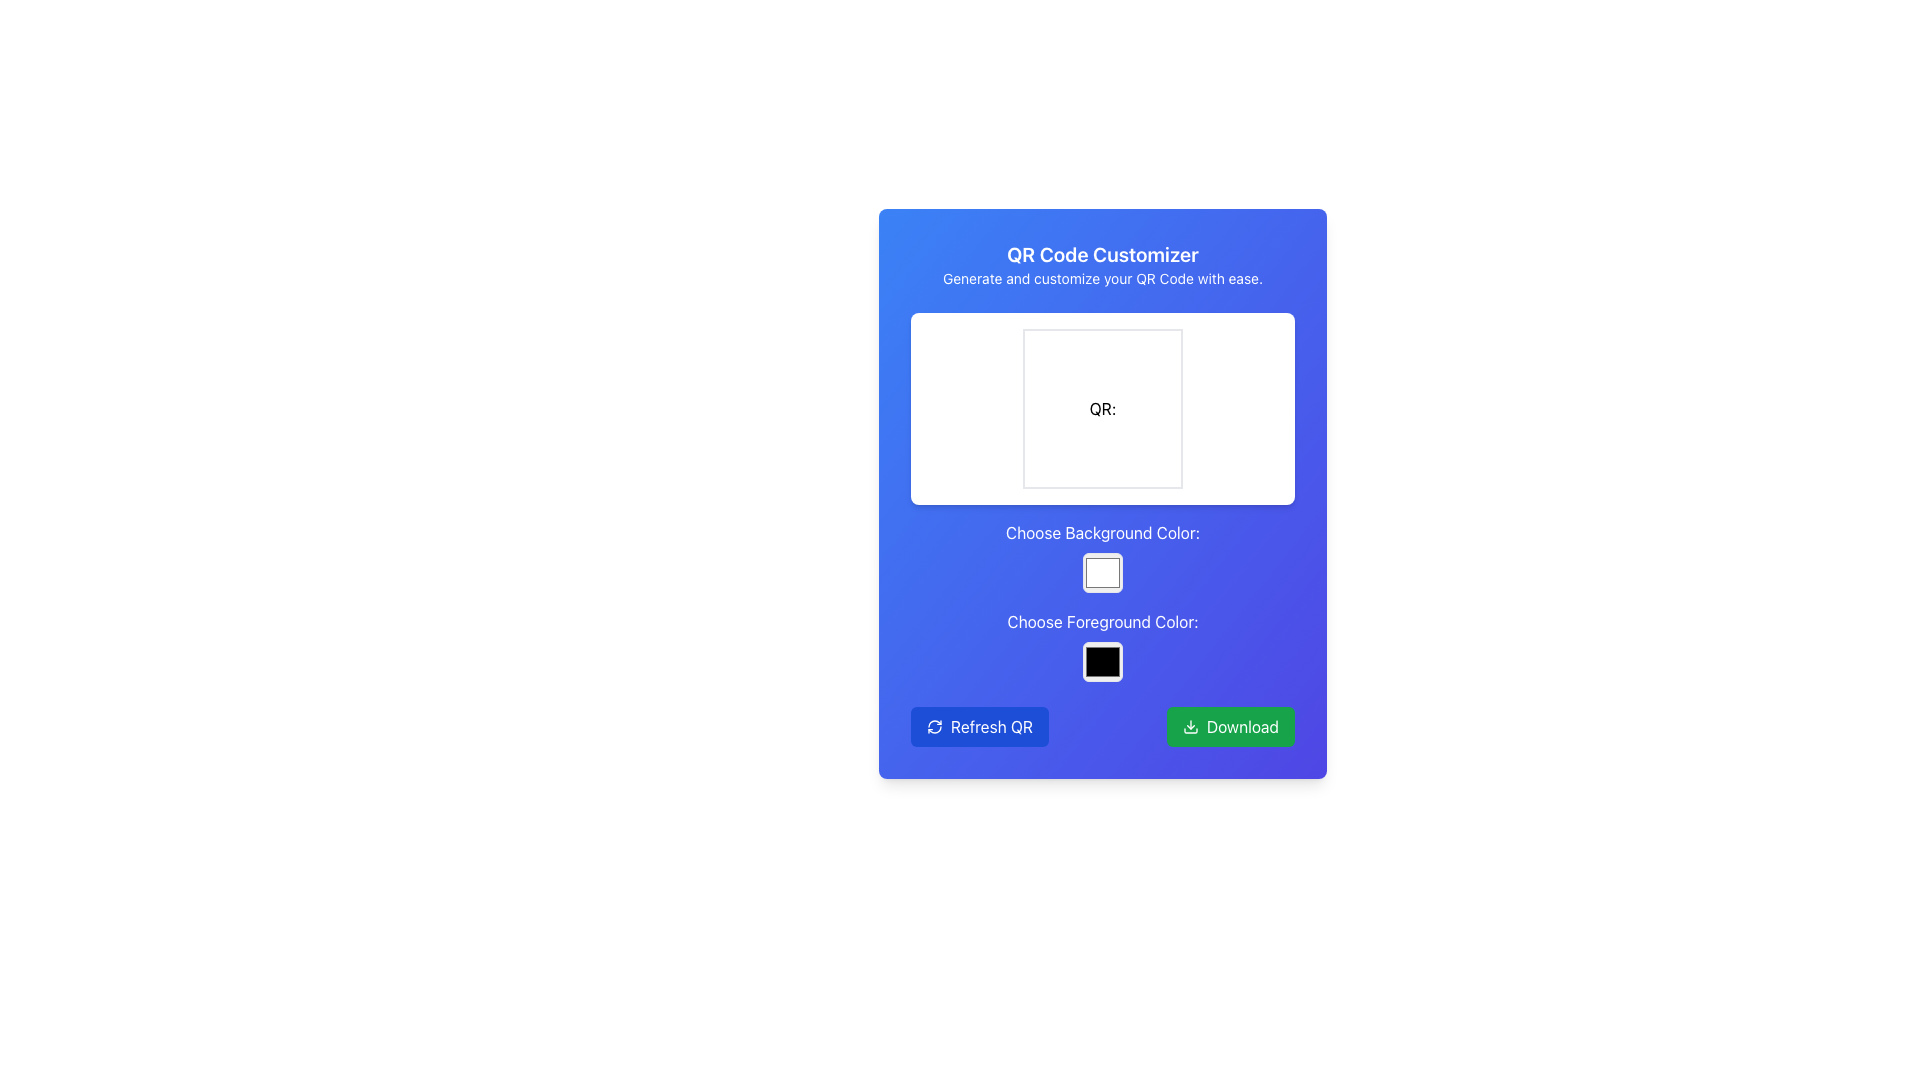 The height and width of the screenshot is (1080, 1920). What do you see at coordinates (1102, 600) in the screenshot?
I see `the color selection buttons in the Interactive Color Selection Panel of the QR Code Customizer interface` at bounding box center [1102, 600].